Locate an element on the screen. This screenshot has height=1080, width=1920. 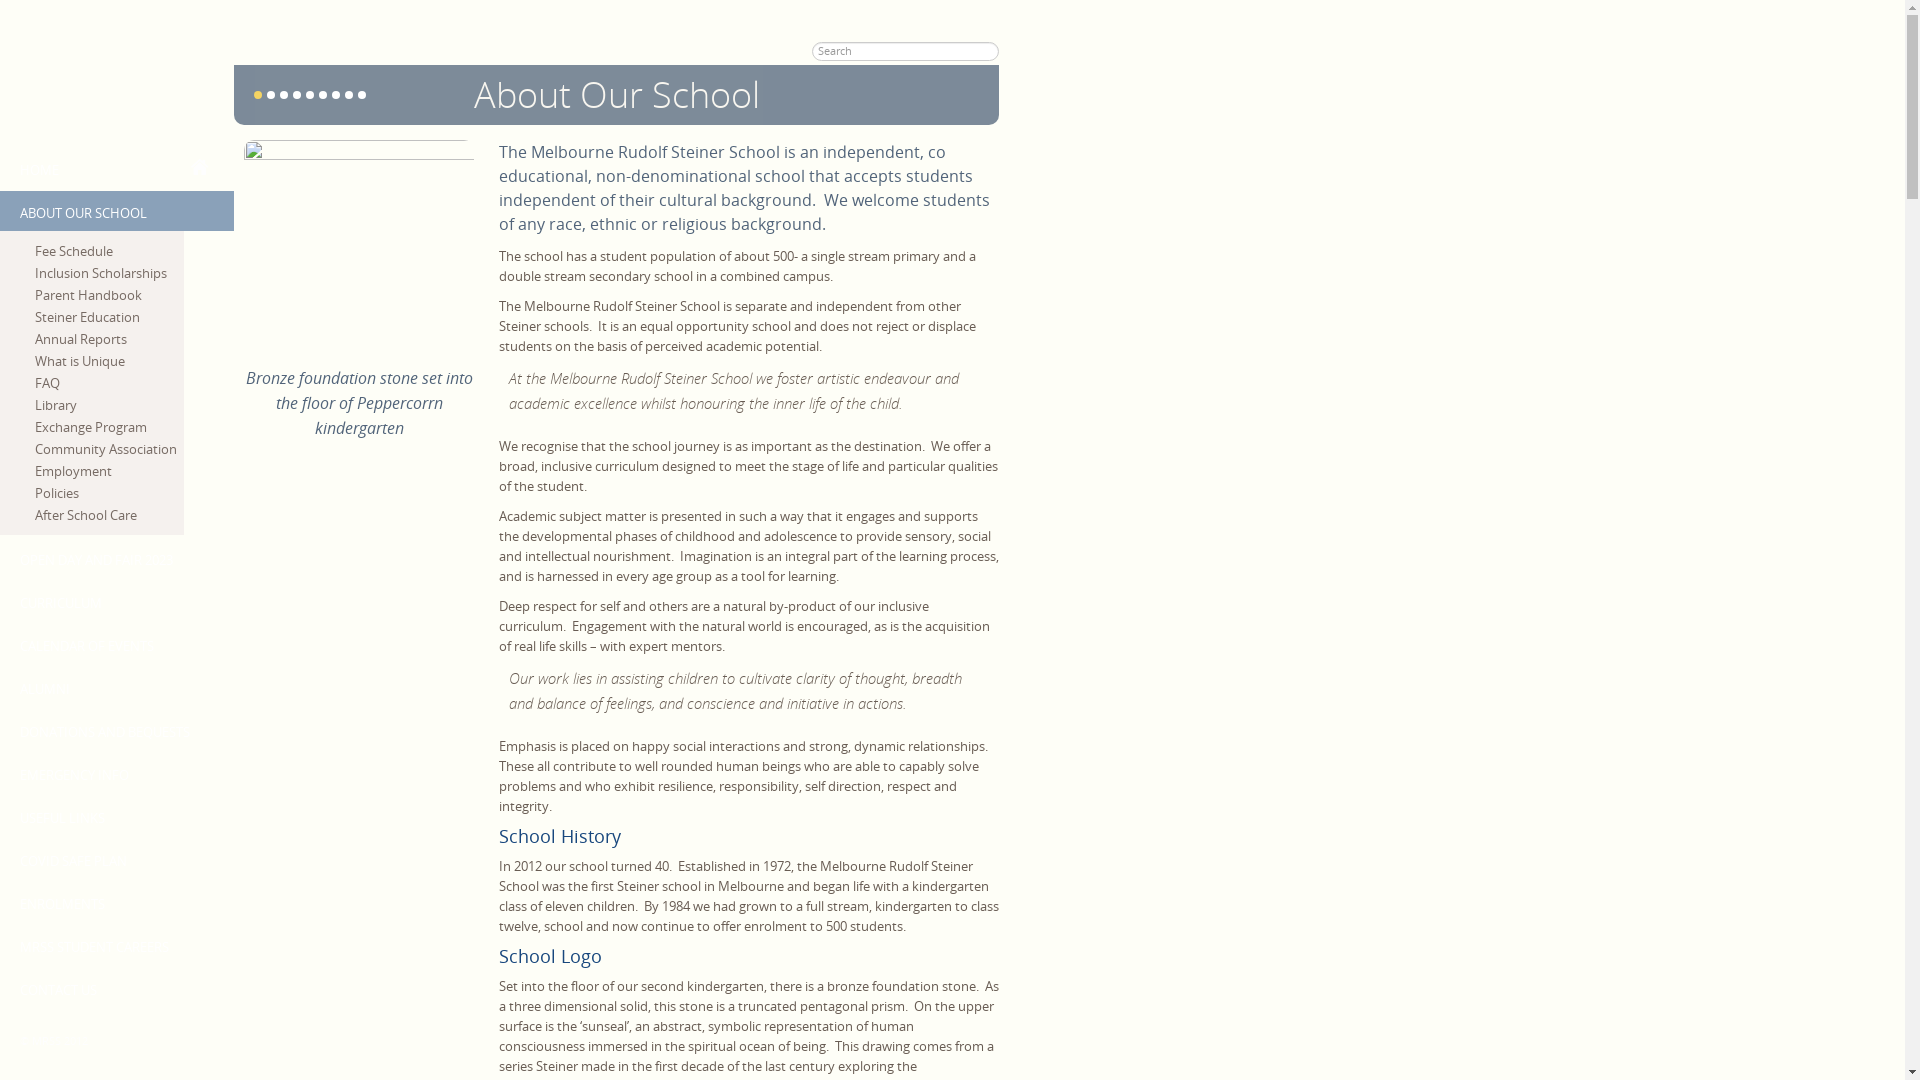
'CONTACT US' is located at coordinates (0, 986).